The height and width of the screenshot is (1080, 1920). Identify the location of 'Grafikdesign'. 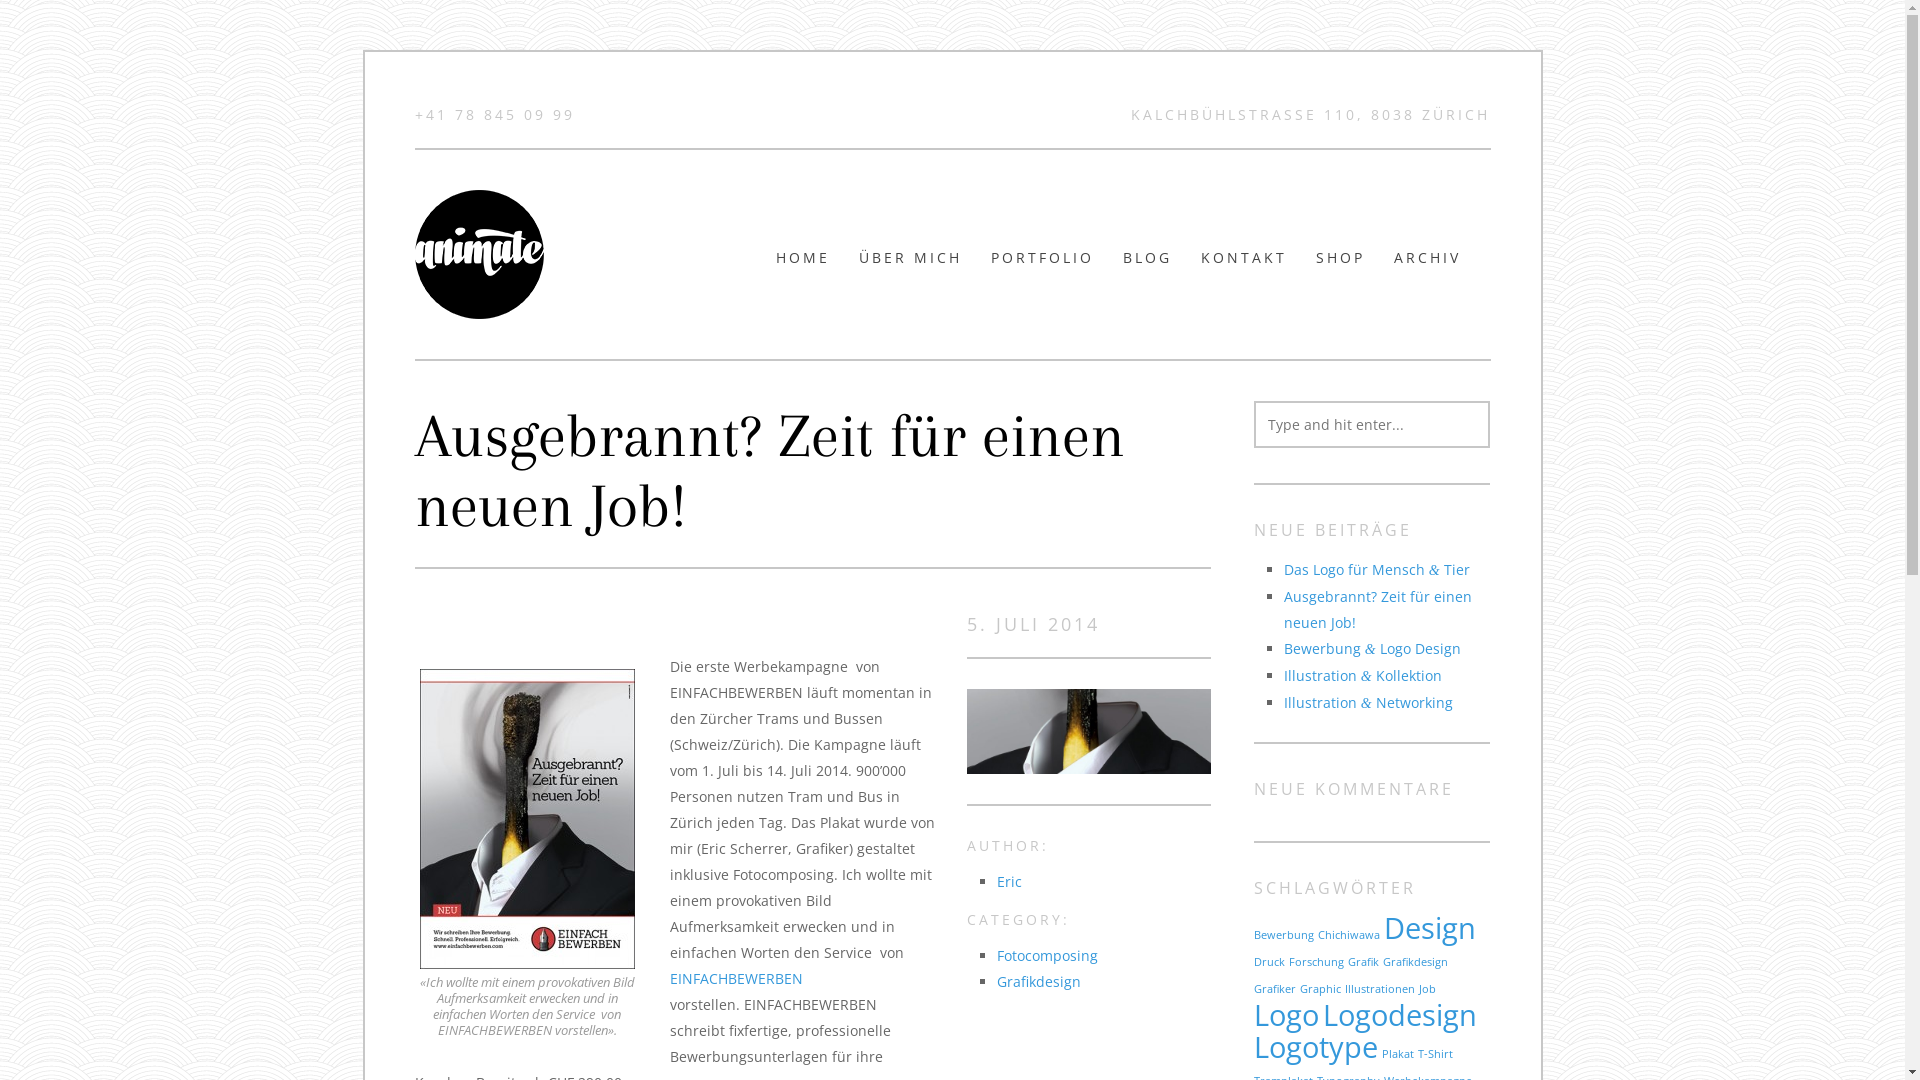
(1038, 980).